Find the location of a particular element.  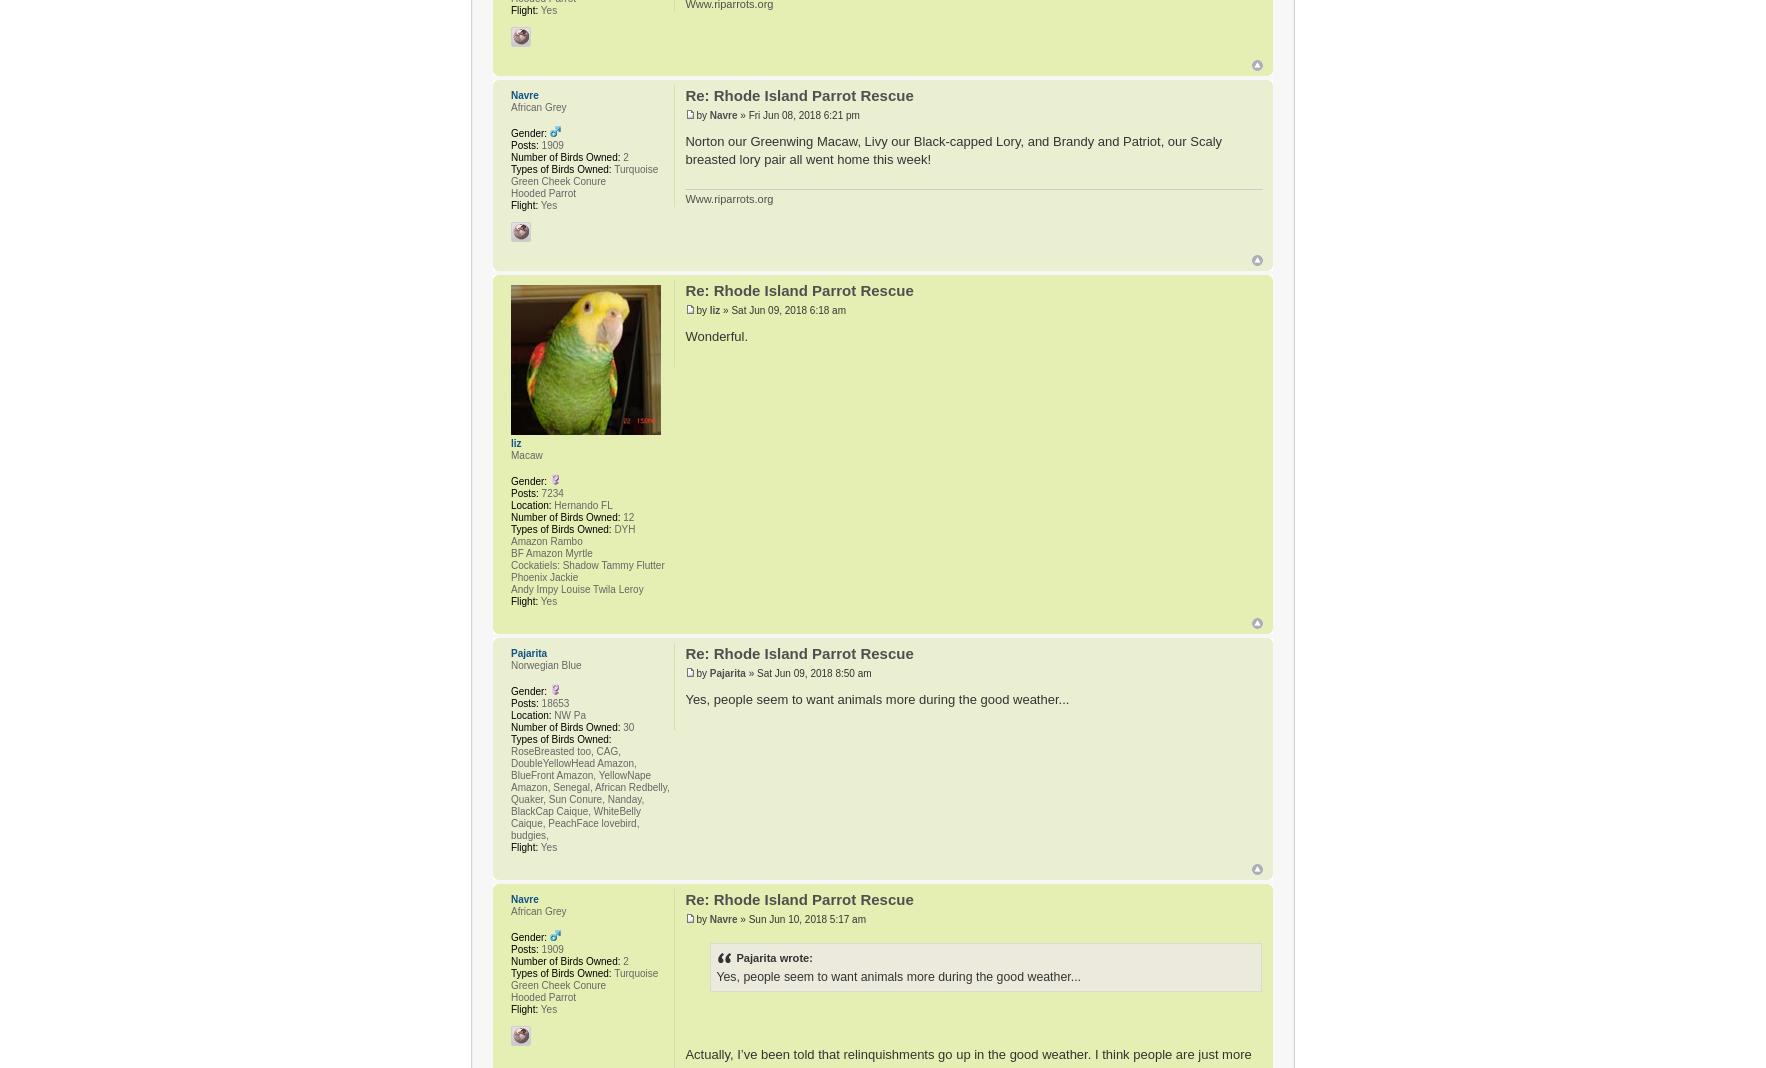

'Pajarita wrote:' is located at coordinates (736, 957).